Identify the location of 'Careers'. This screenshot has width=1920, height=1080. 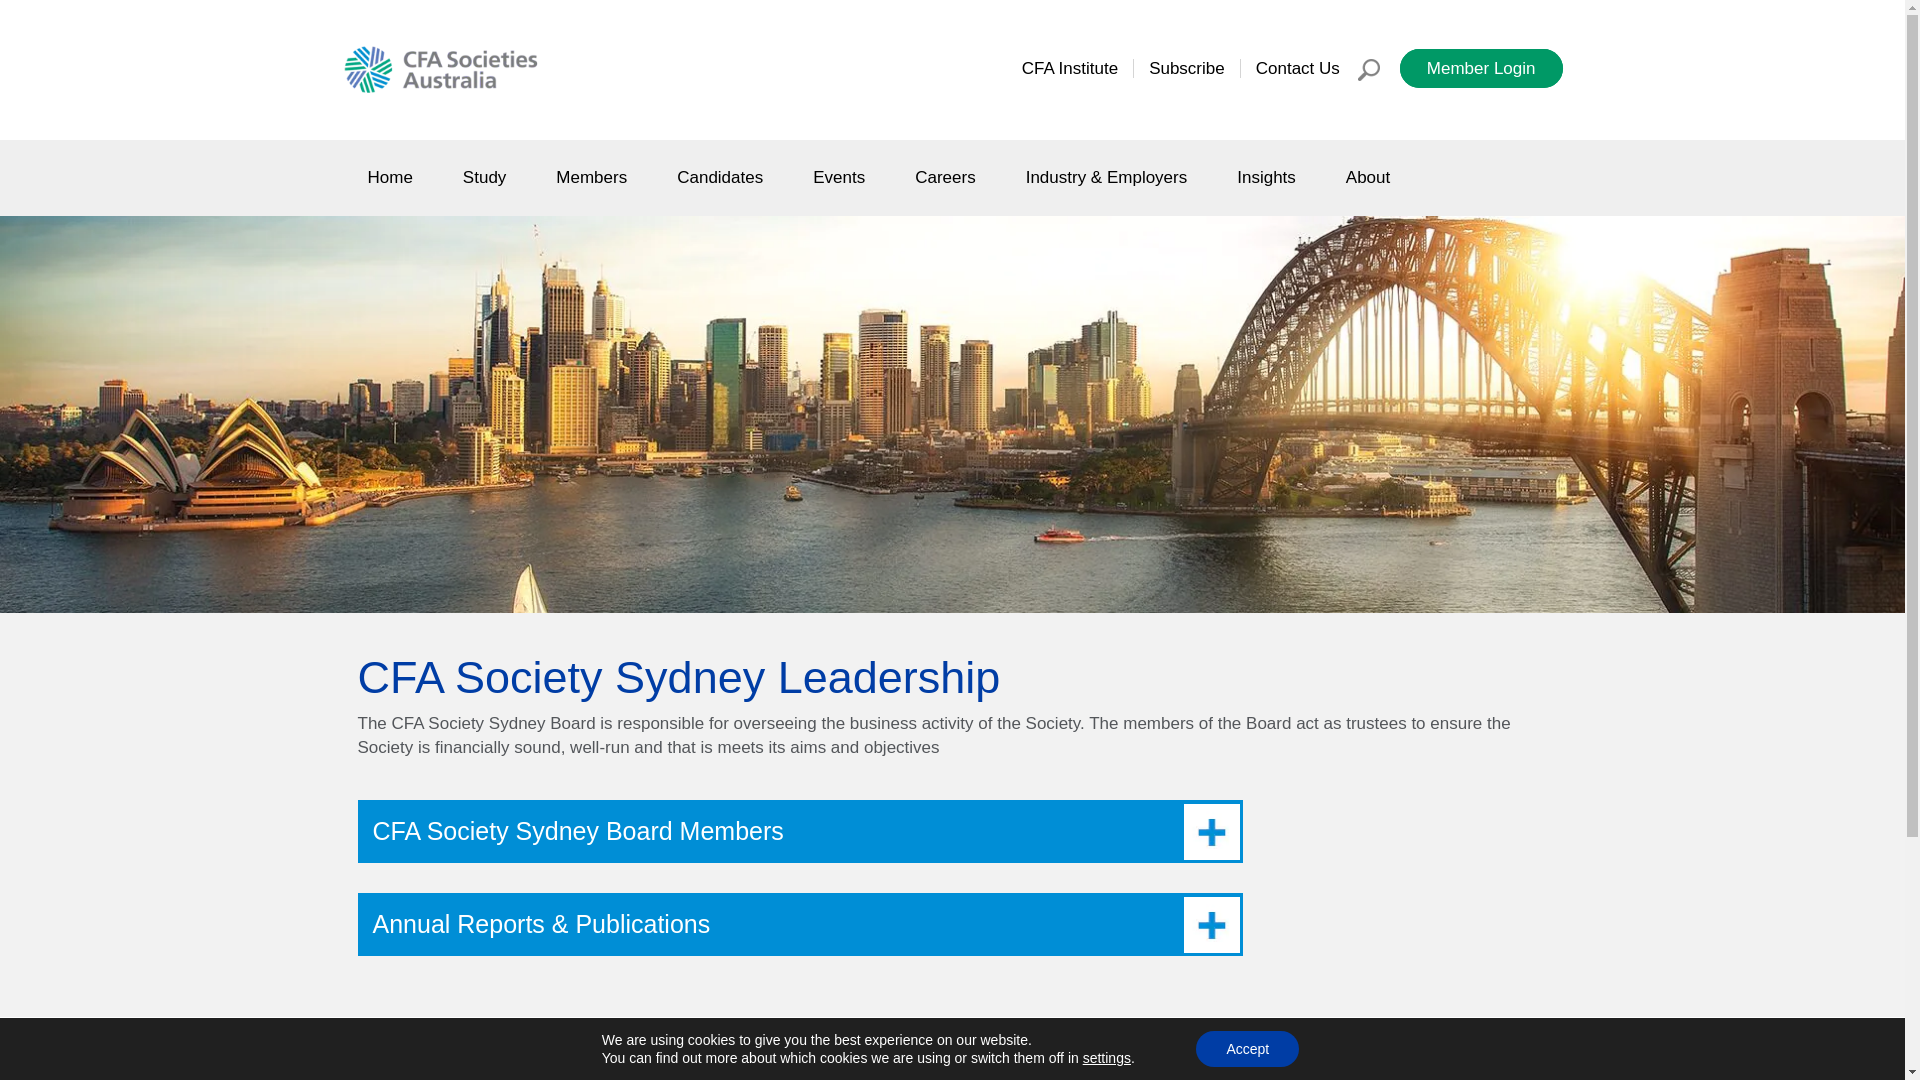
(944, 176).